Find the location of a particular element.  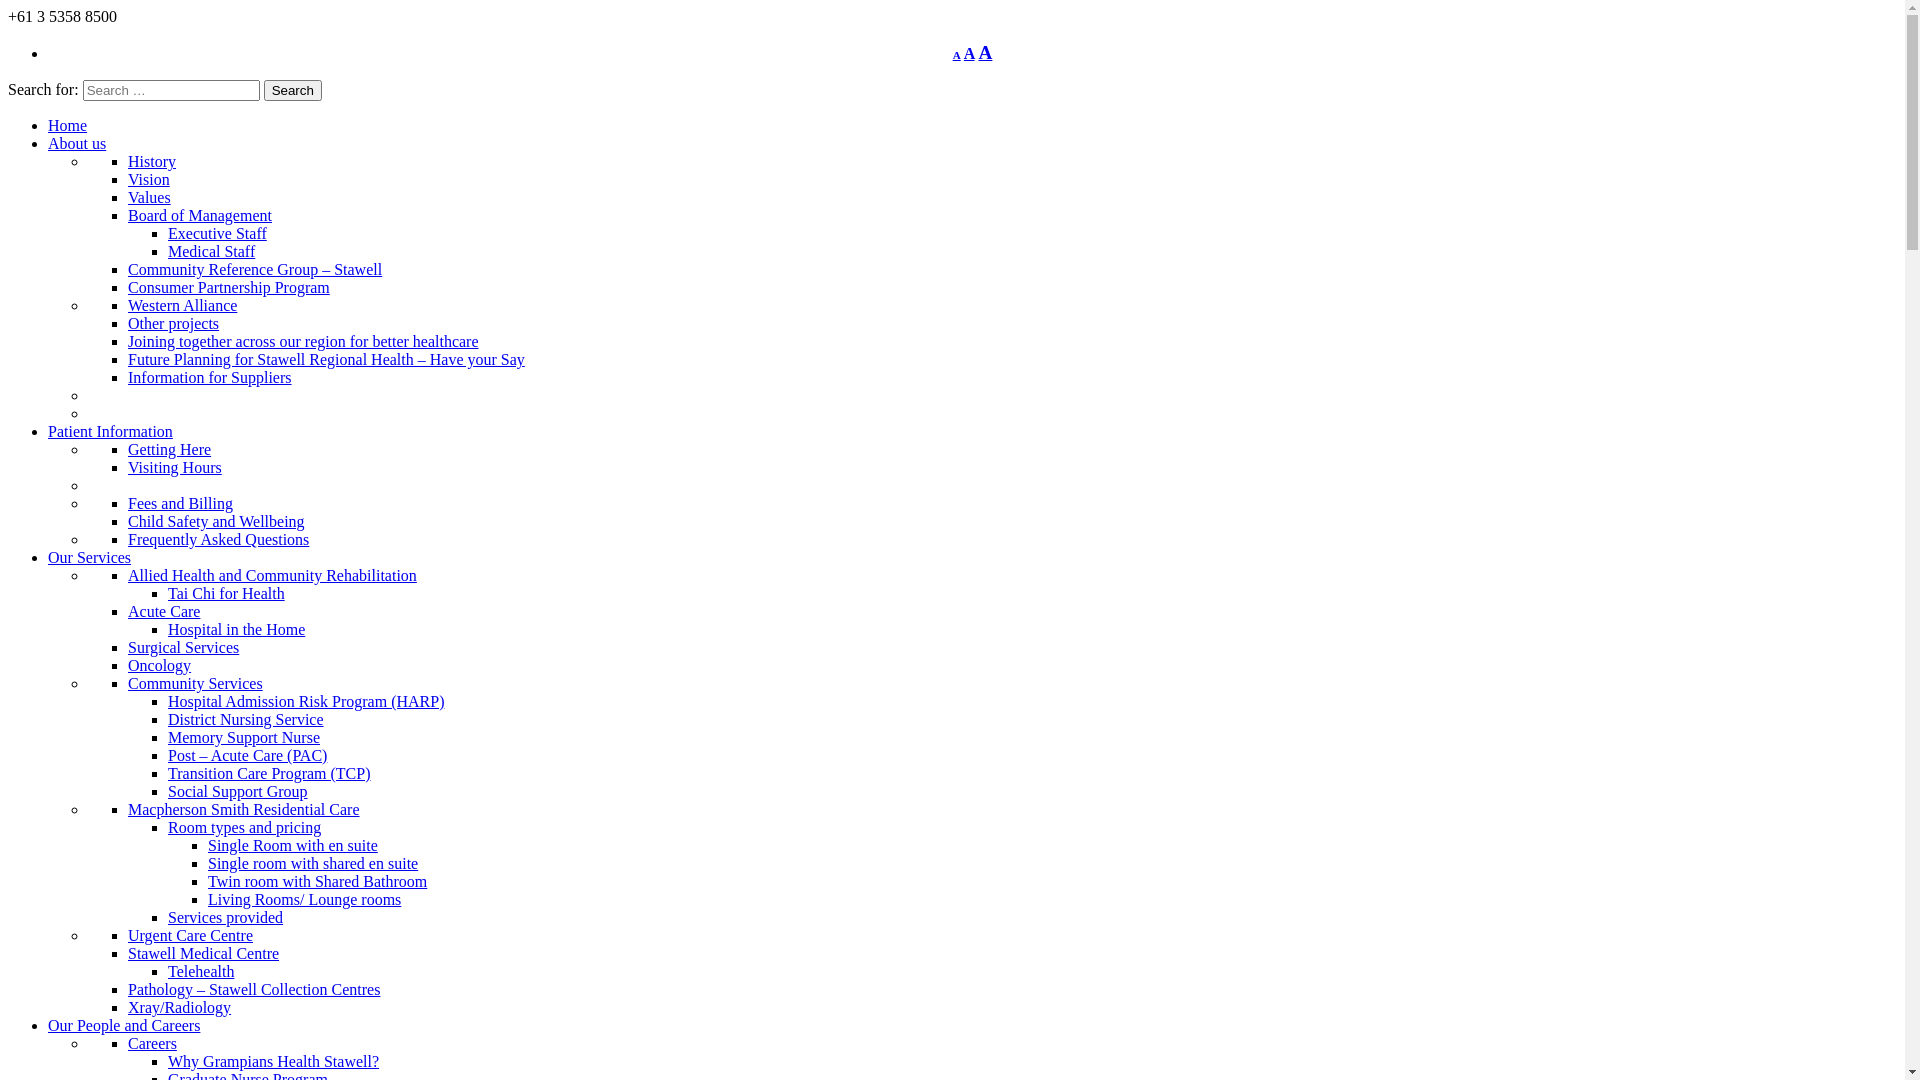

'Xray/Radiology' is located at coordinates (179, 1007).